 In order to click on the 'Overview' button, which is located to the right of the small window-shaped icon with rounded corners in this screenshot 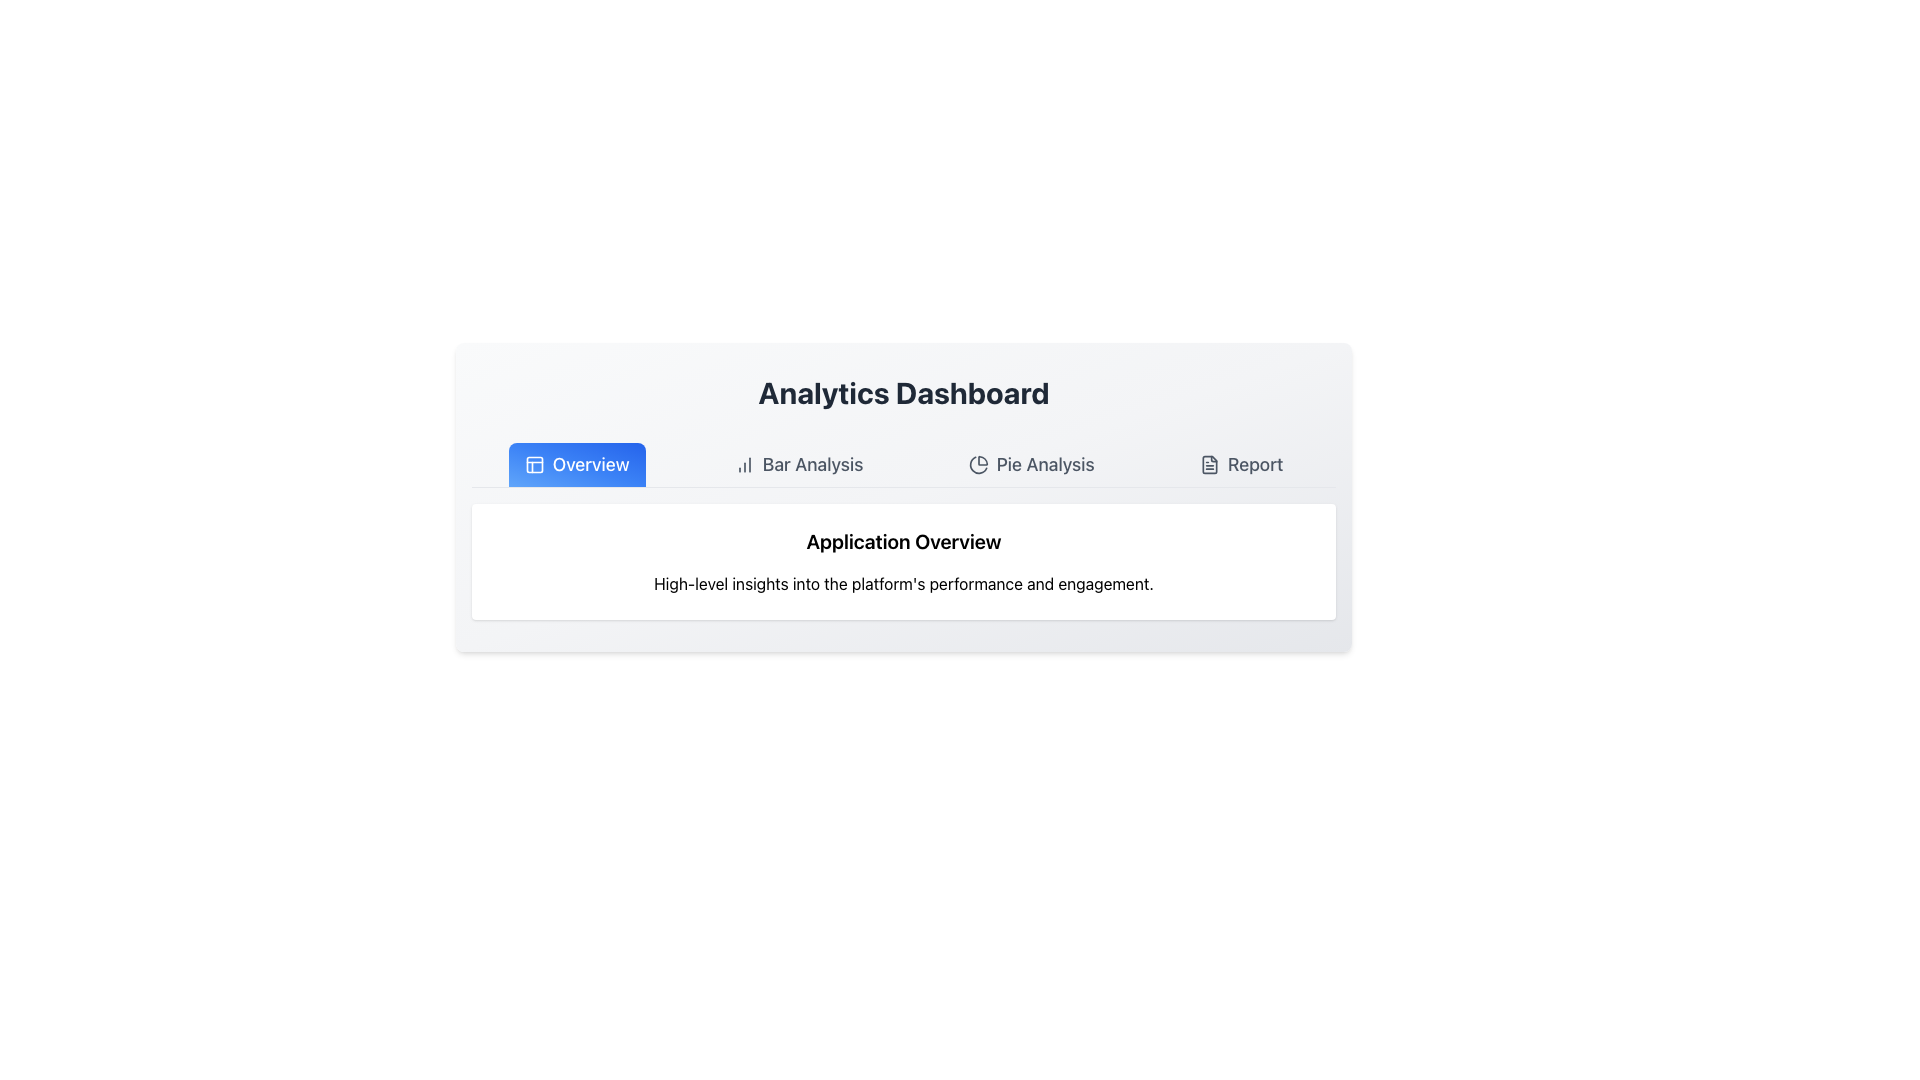, I will do `click(534, 465)`.